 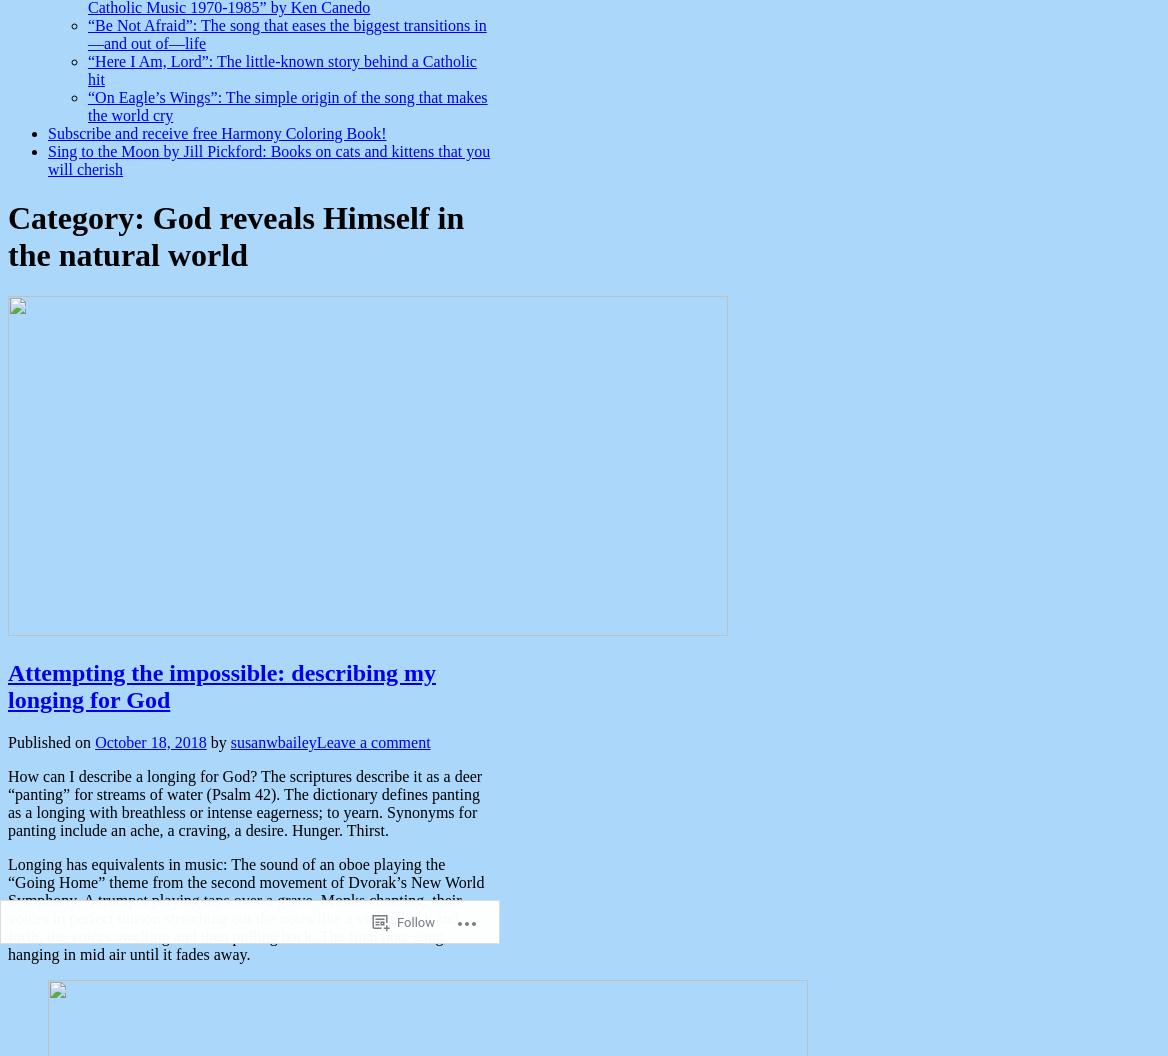 I want to click on '“On Eagle’s Wings”: The simple origin of the song that makes the world cry', so click(x=286, y=105).